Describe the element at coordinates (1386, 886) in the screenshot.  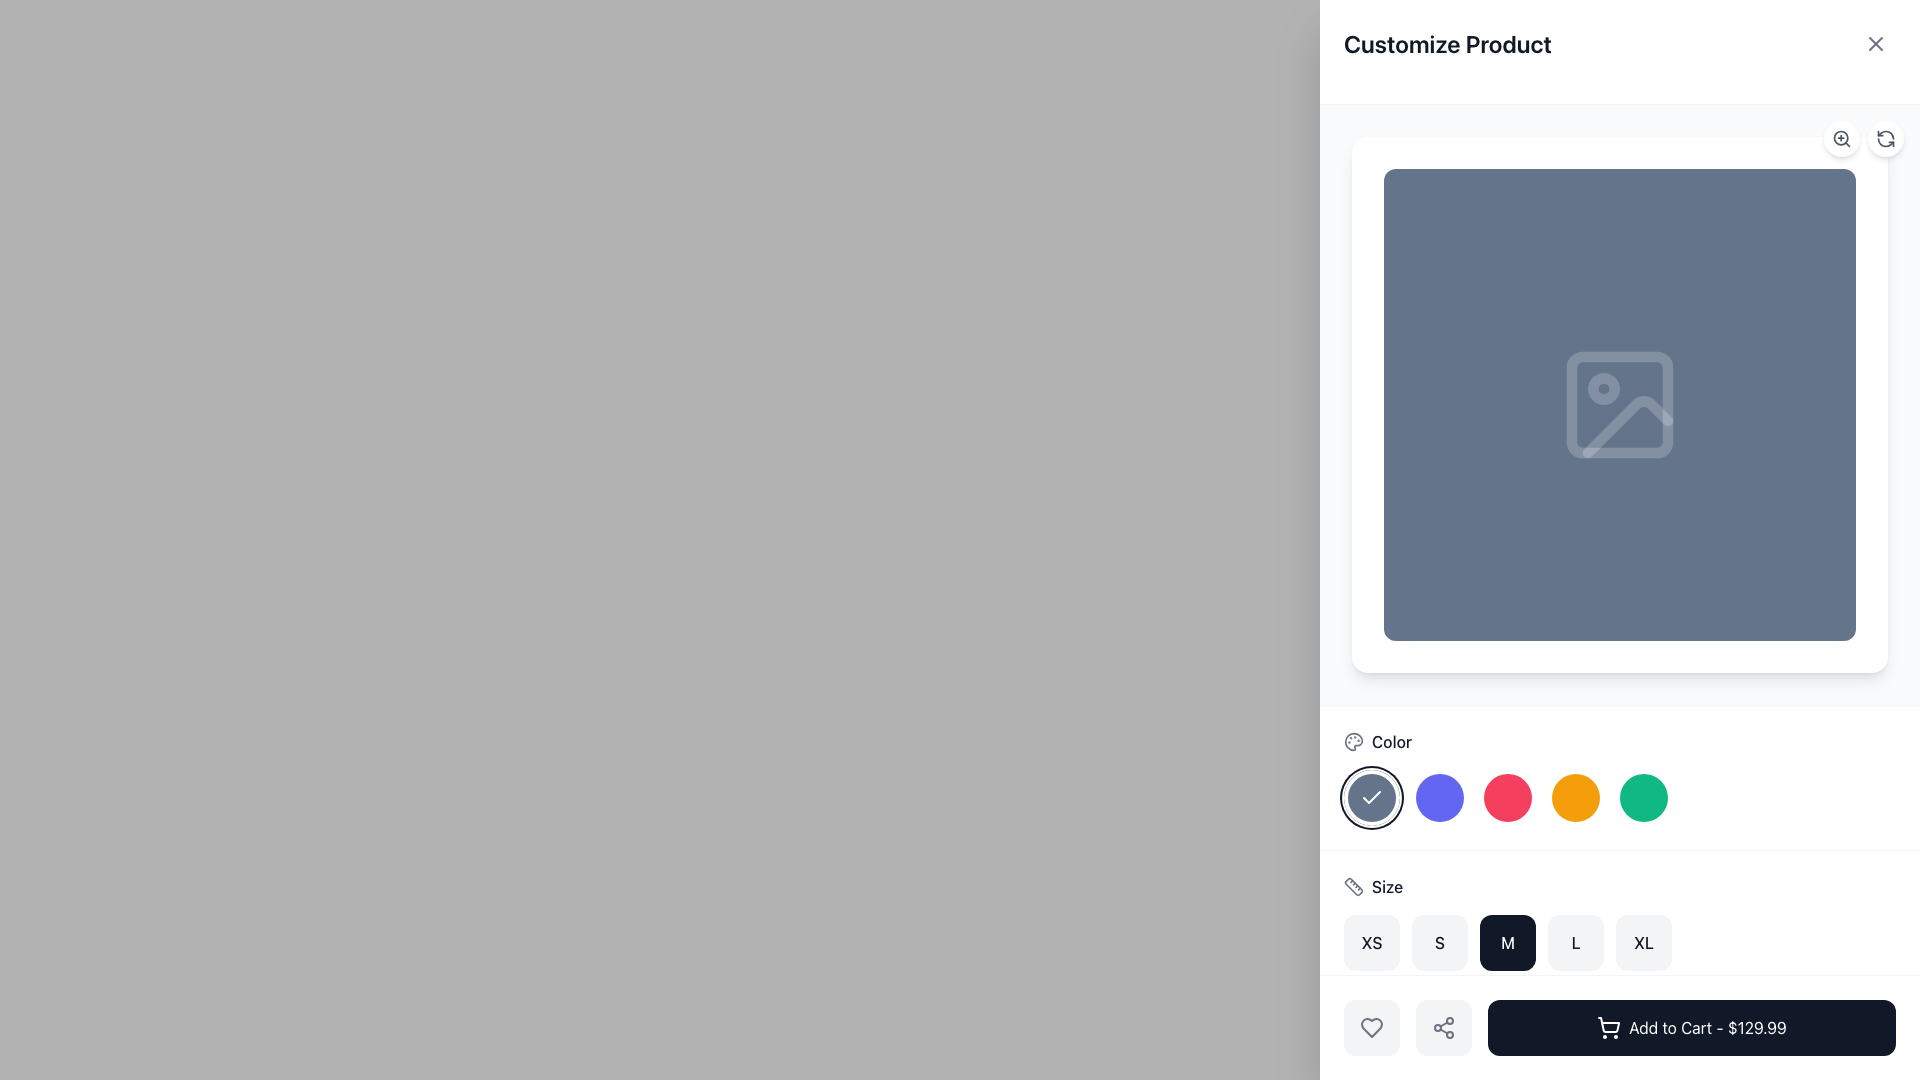
I see `the label indicating the purpose of the size selection section, located beneath the 'Color' selector and above the size buttons 'XS', 'S', 'M', 'L', and 'XL'` at that location.